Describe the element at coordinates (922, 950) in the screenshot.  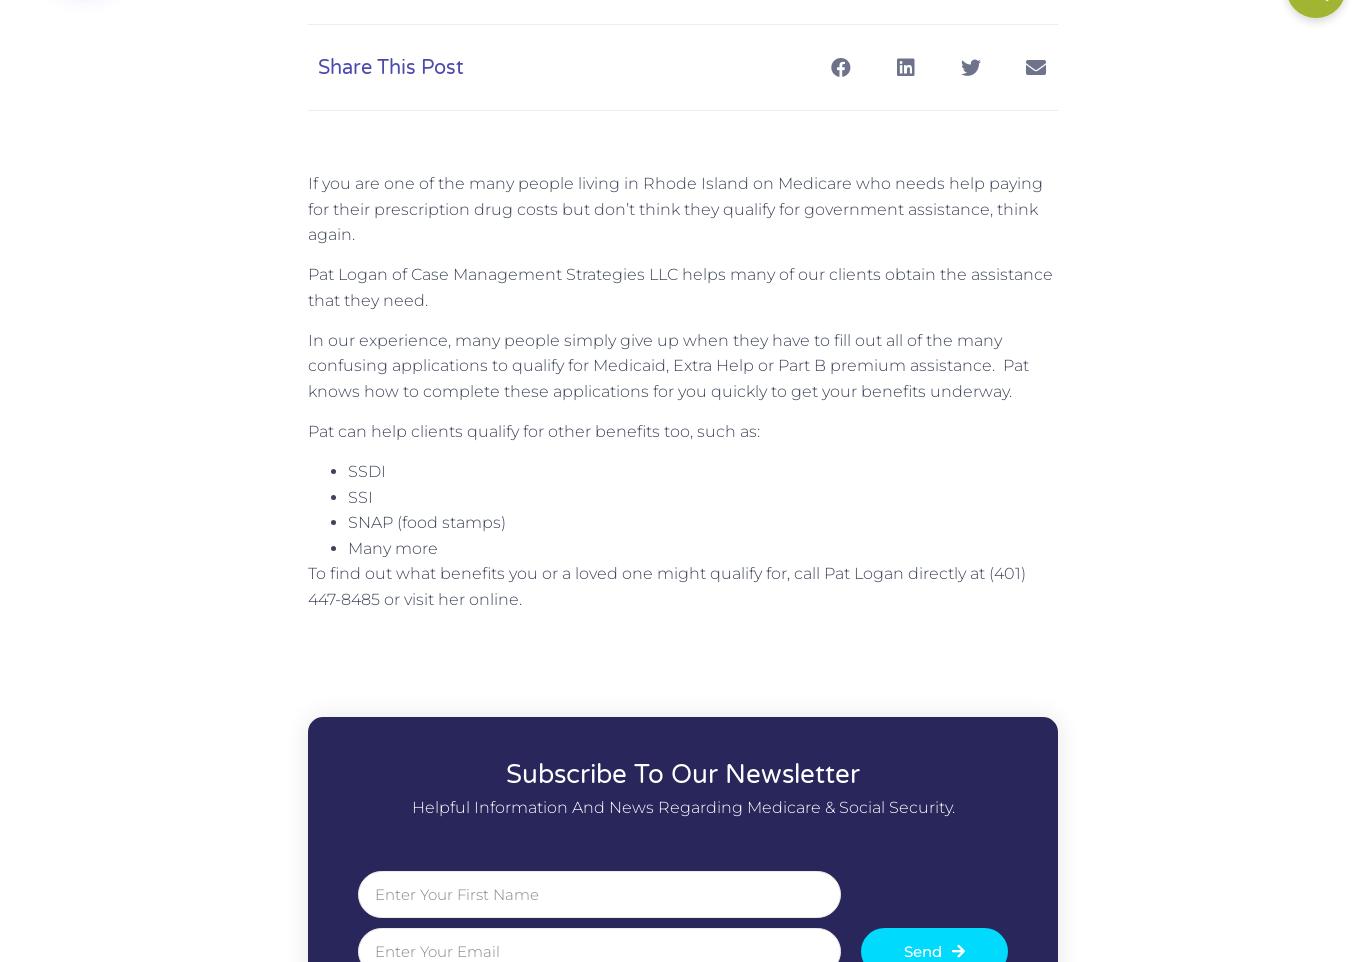
I see `'Send'` at that location.